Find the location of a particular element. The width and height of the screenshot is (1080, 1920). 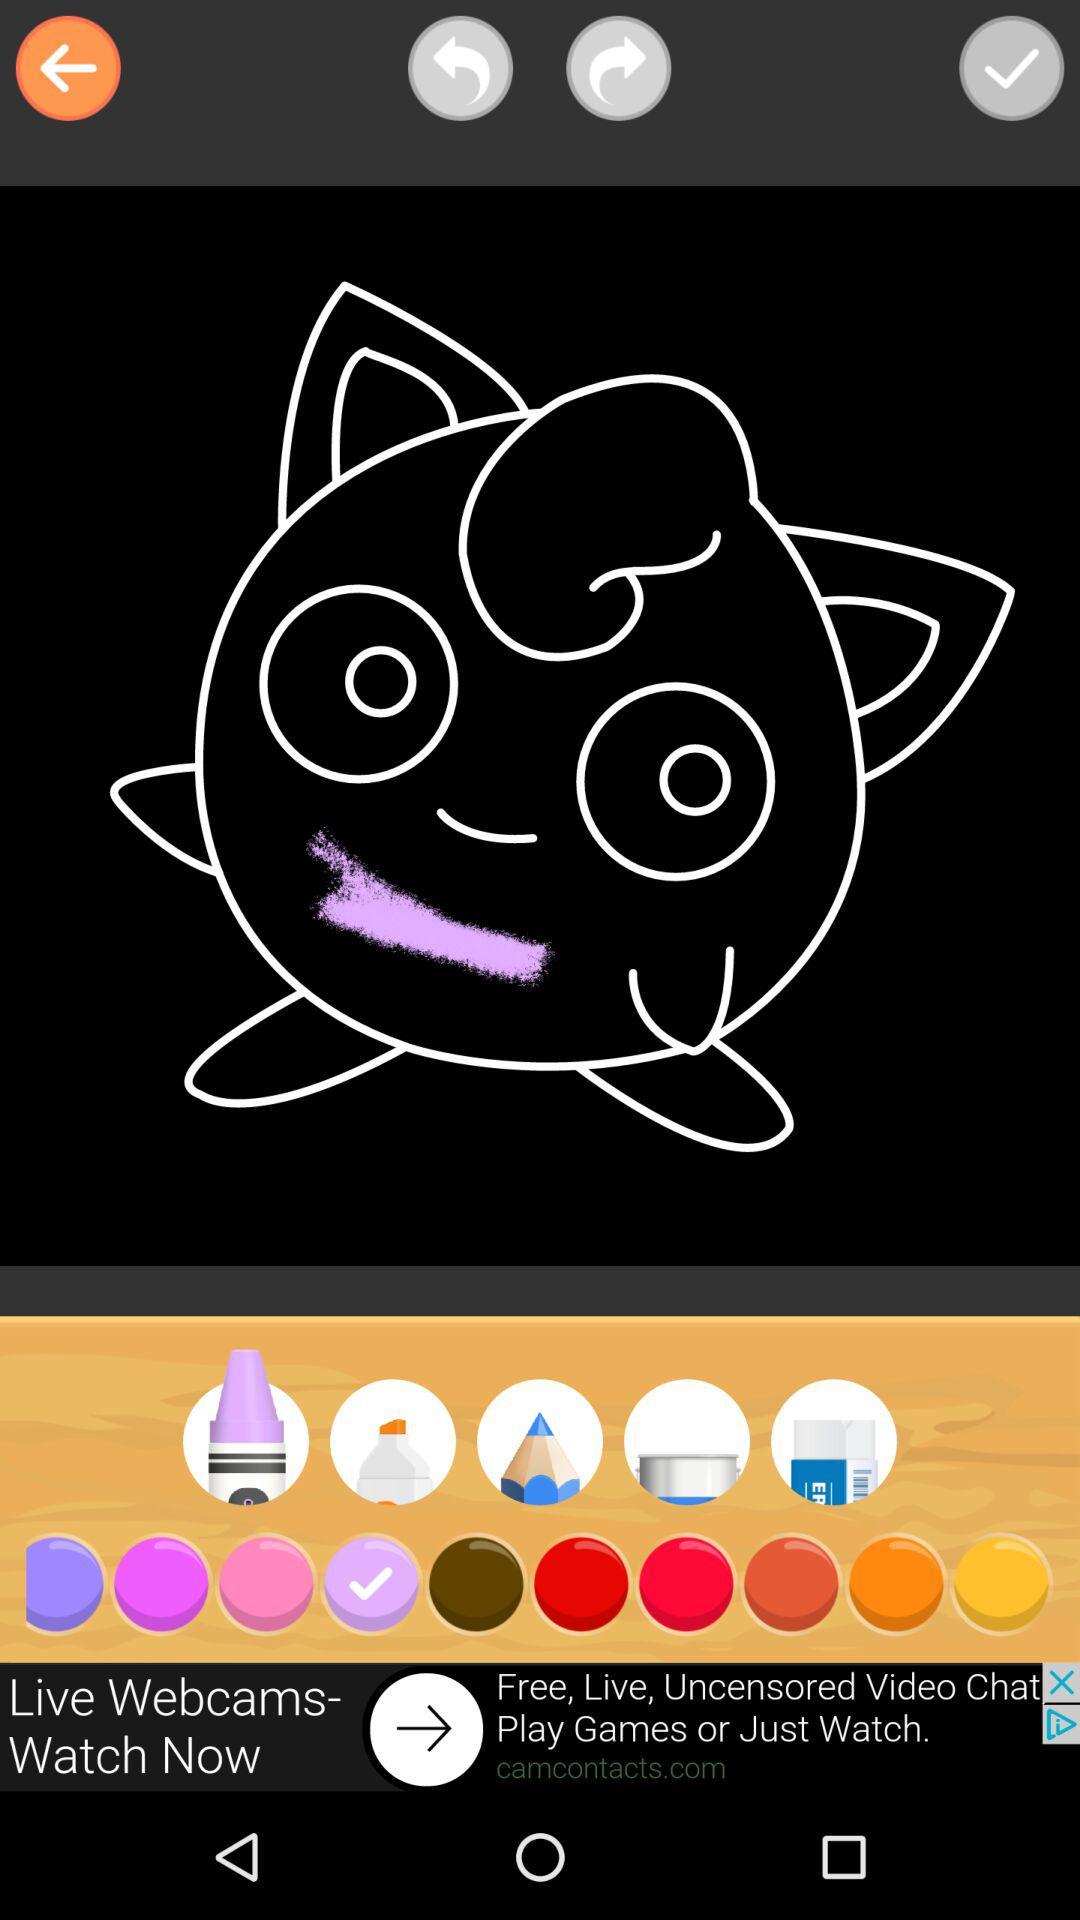

advertisement for live adult webcams is located at coordinates (540, 1727).